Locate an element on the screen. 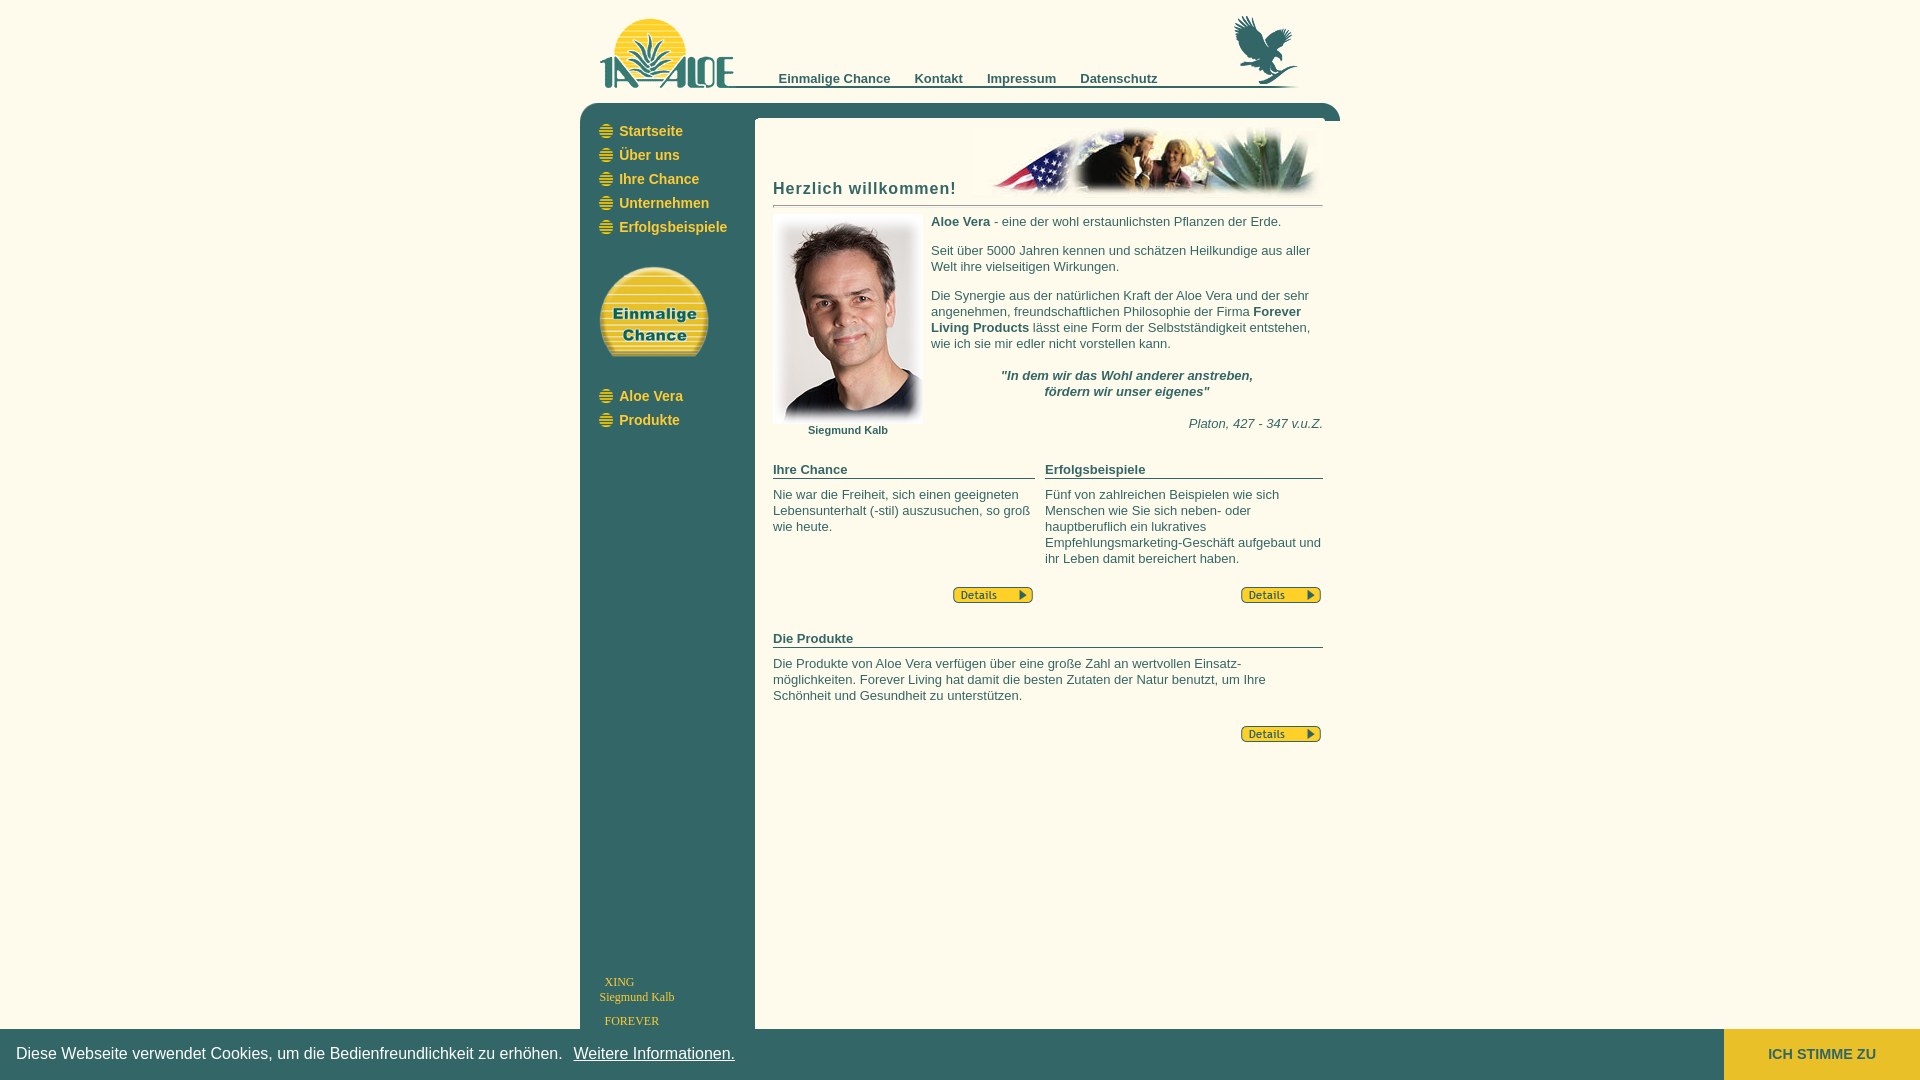 Image resolution: width=1920 pixels, height=1080 pixels. 'Impressum' is located at coordinates (987, 77).